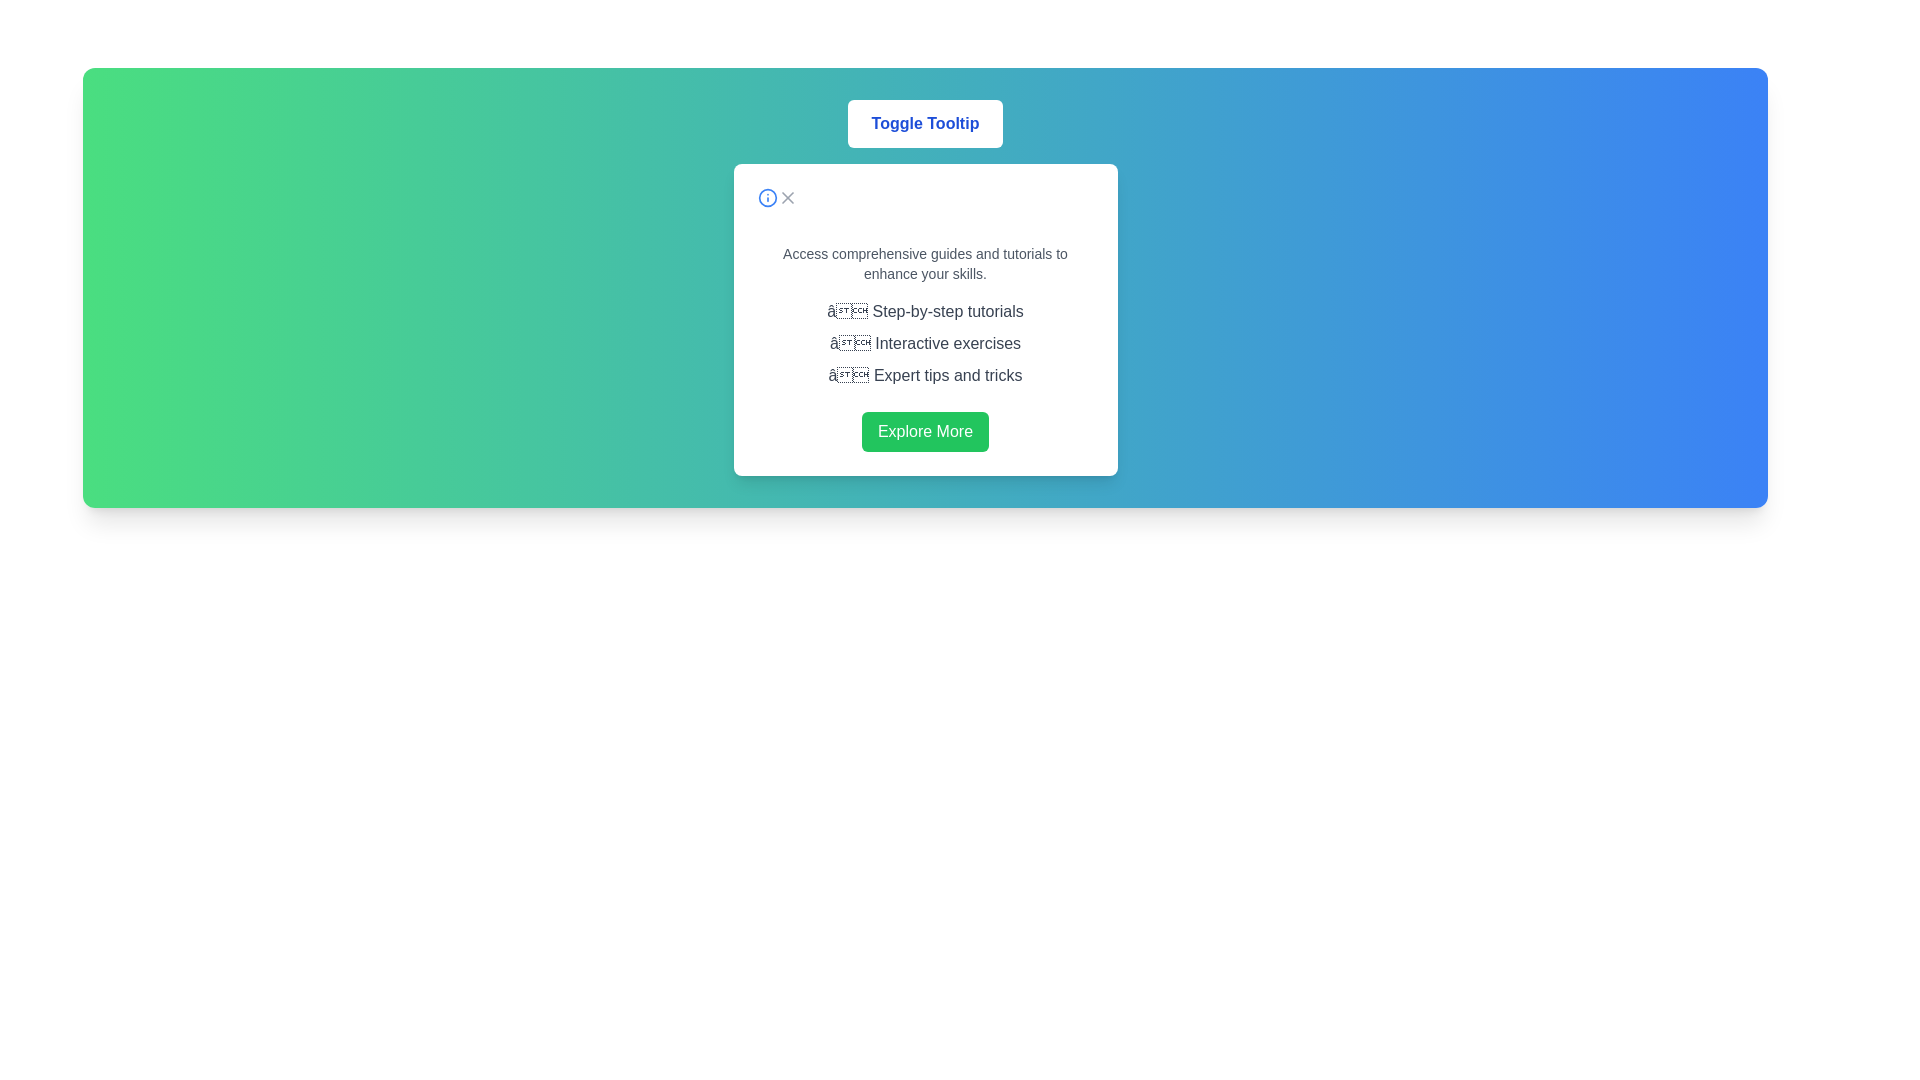  Describe the element at coordinates (924, 431) in the screenshot. I see `the navigation button located at the bottom-center of the white card containing learning resources` at that location.